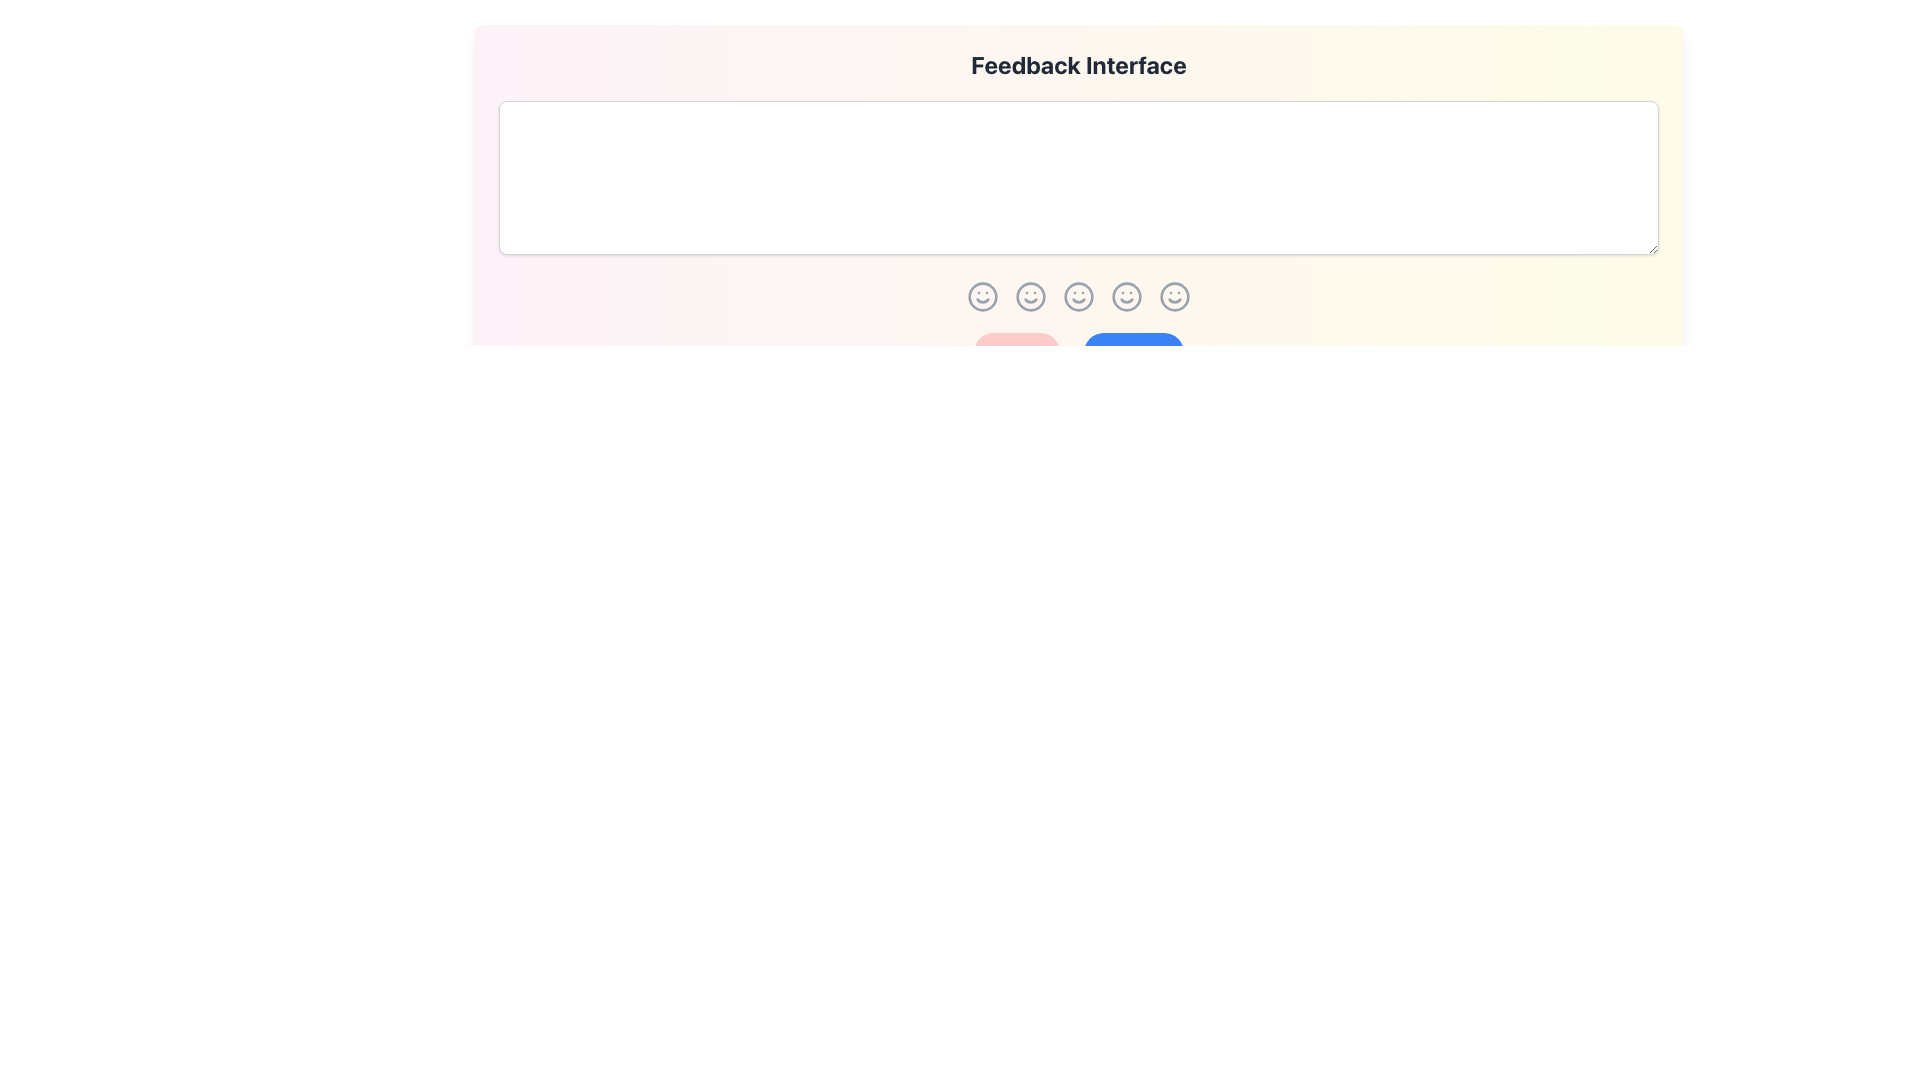 Image resolution: width=1920 pixels, height=1080 pixels. I want to click on the fifth feedback emoji circle located at the bottom-central part of the feedback interface, so click(1175, 297).